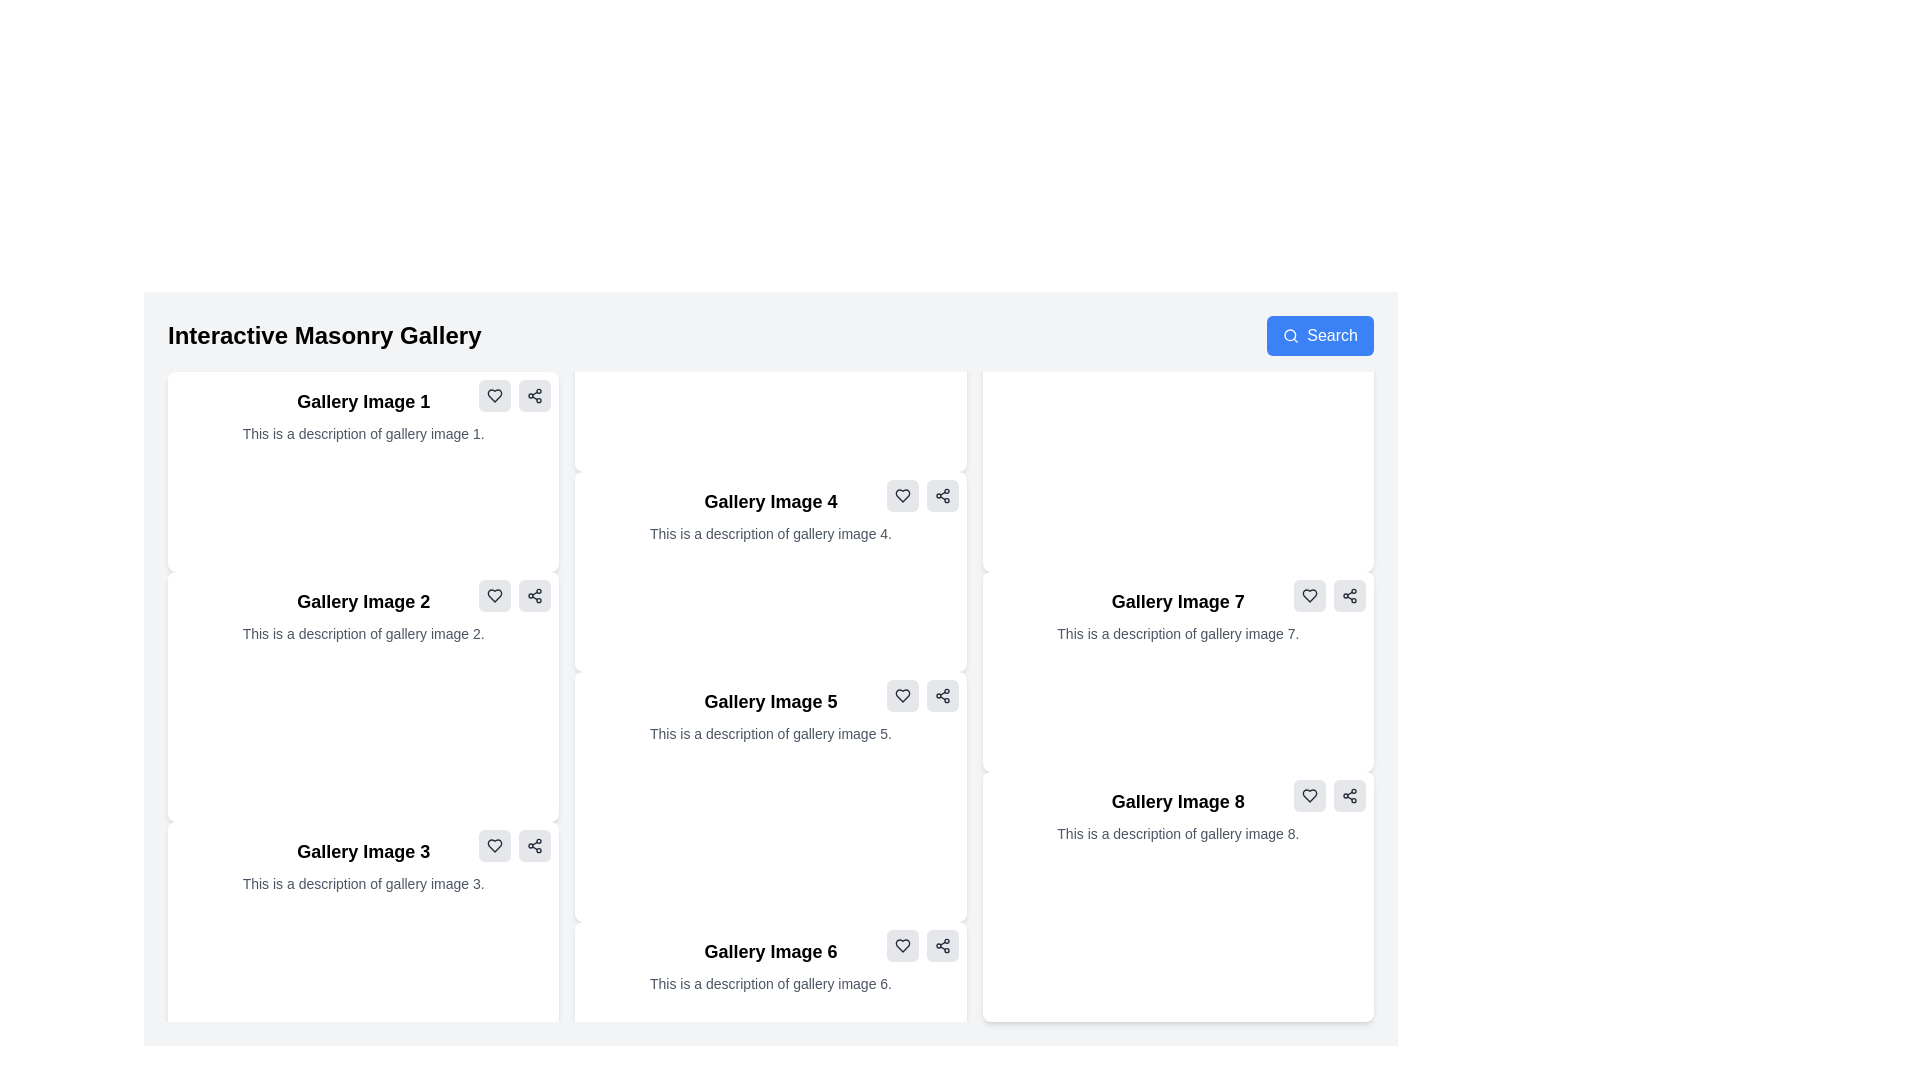  What do you see at coordinates (535, 845) in the screenshot?
I see `the share button with a light gray background and rounded corners located in the bottom-right corner of the 'Gallery Image 3' card to initiate sharing options` at bounding box center [535, 845].